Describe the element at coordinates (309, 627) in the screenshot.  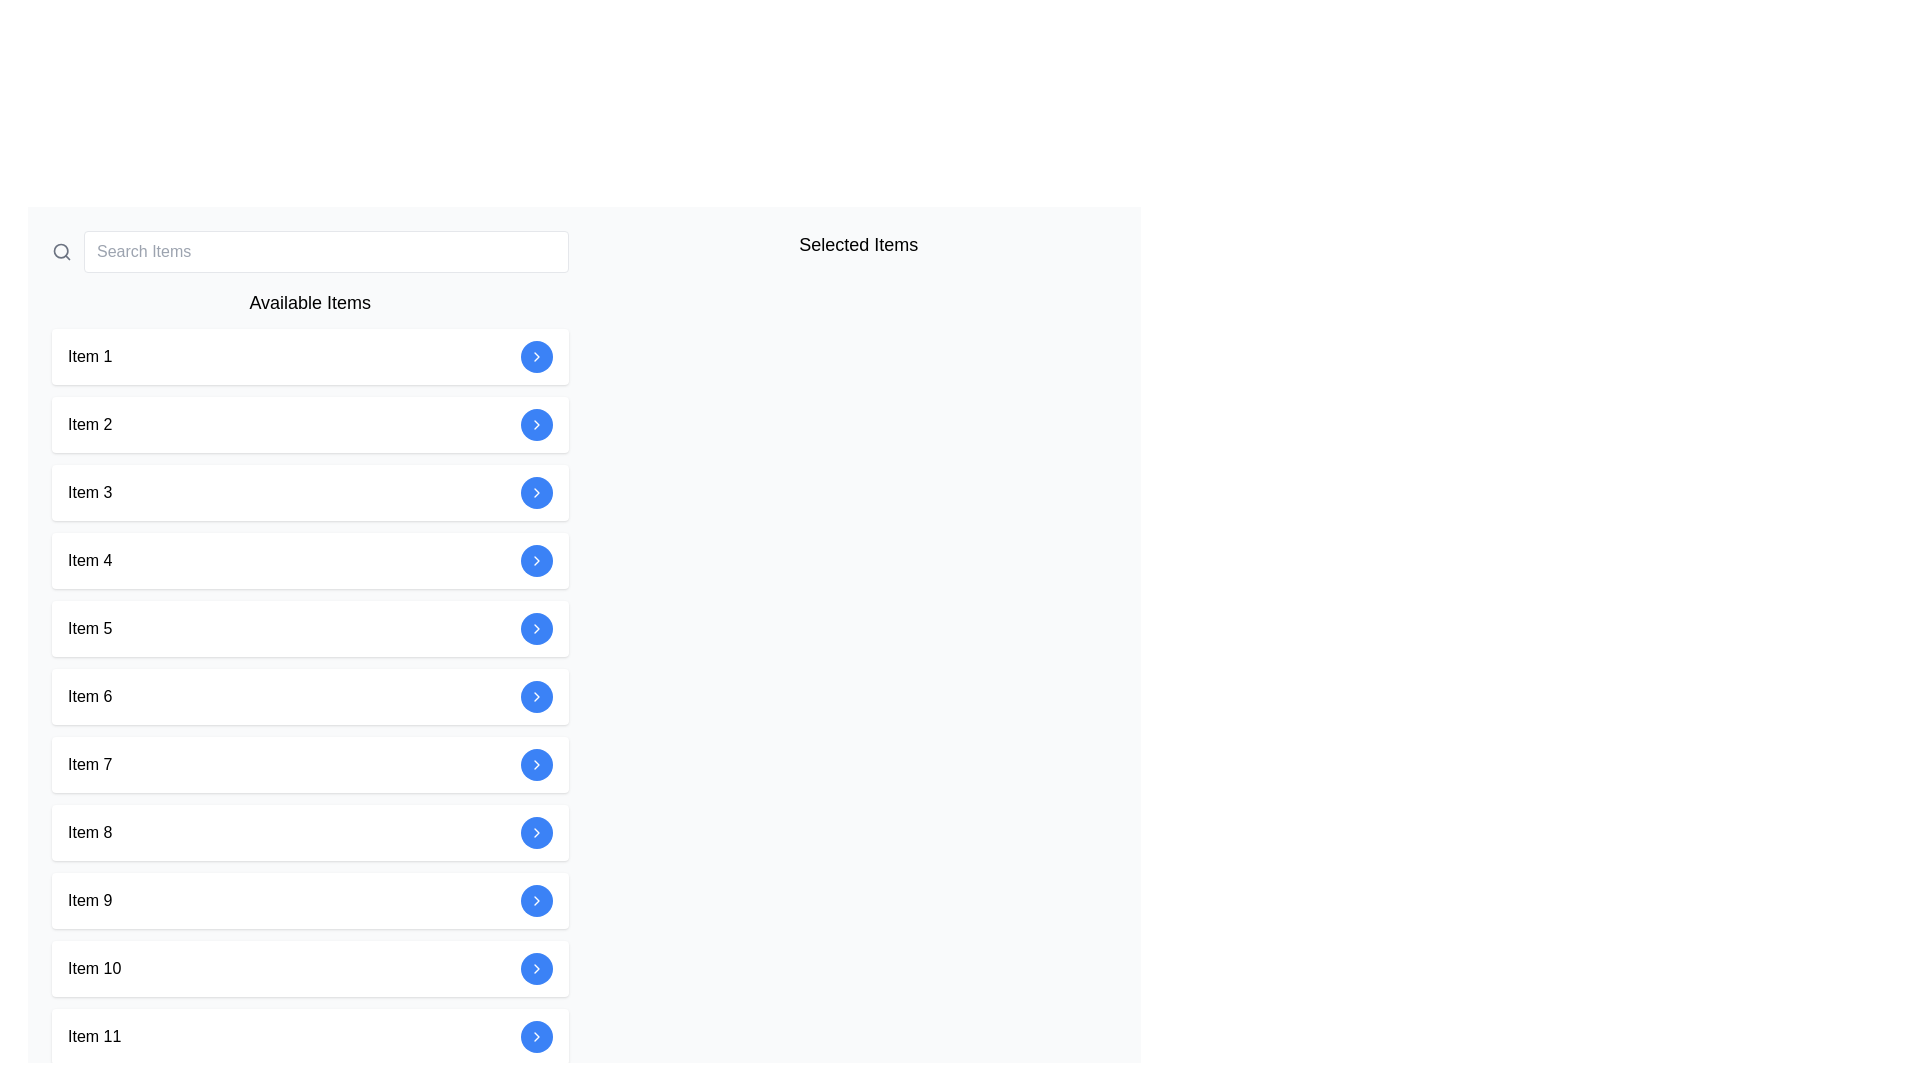
I see `the selectable list item labeled 'Item 5' with a circular blue button on the right` at that location.